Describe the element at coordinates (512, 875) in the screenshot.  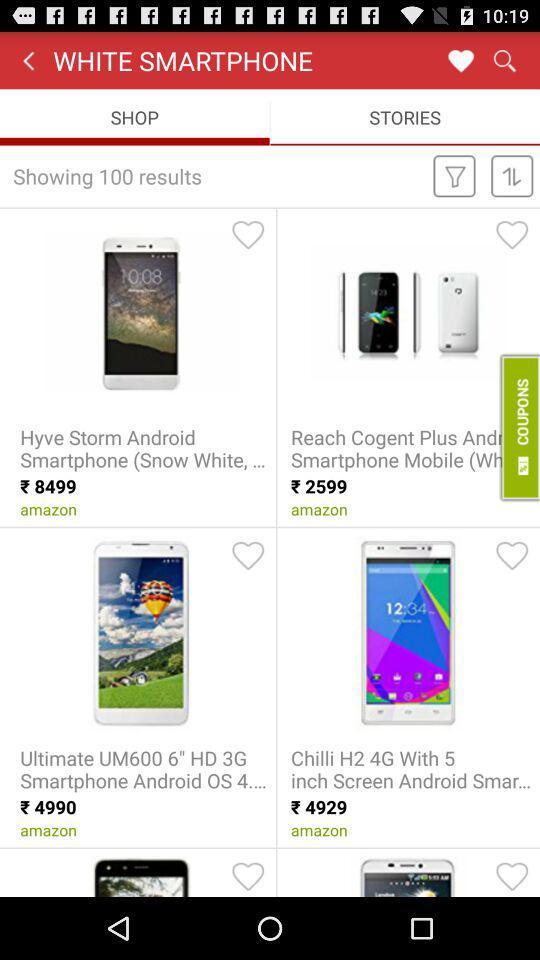
I see `the item as a favorite` at that location.